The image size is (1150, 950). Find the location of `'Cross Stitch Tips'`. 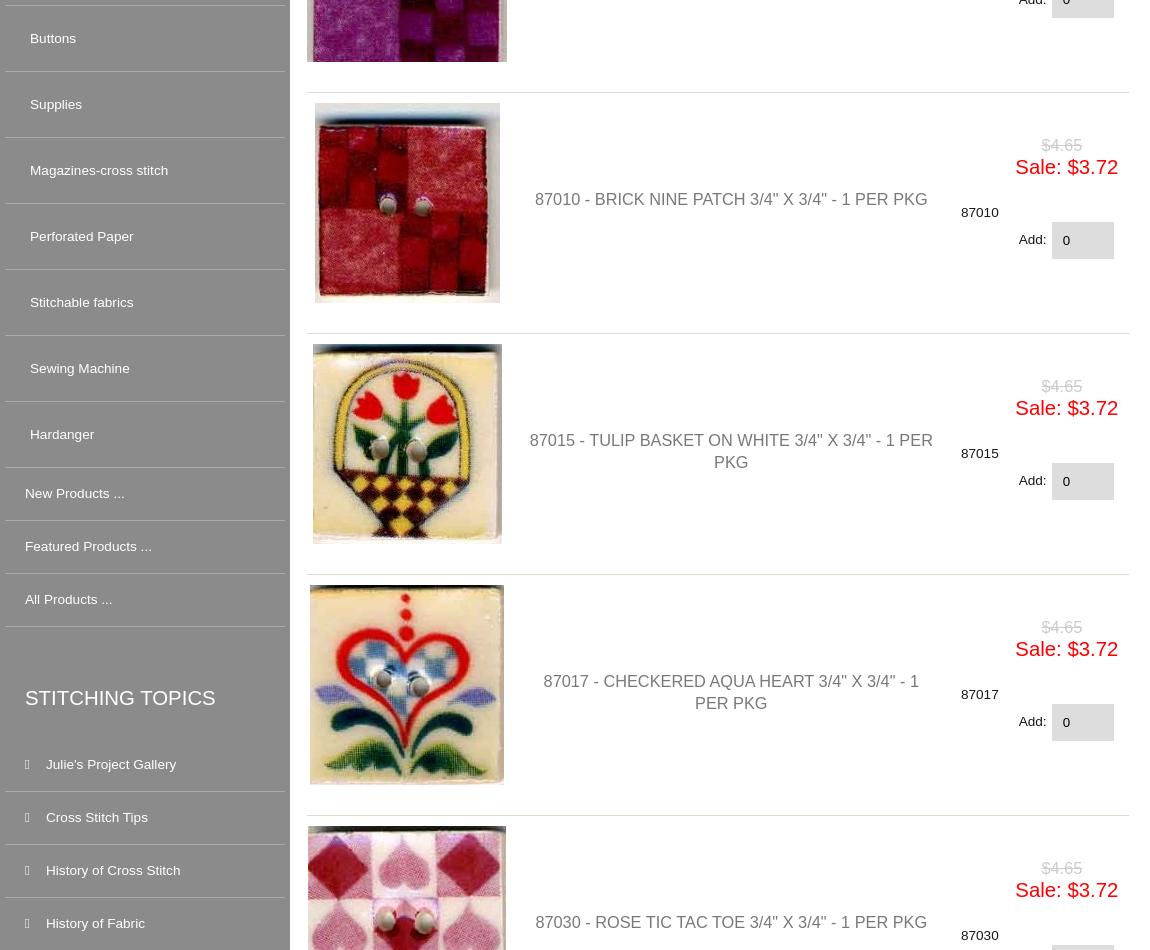

'Cross Stitch Tips' is located at coordinates (95, 816).